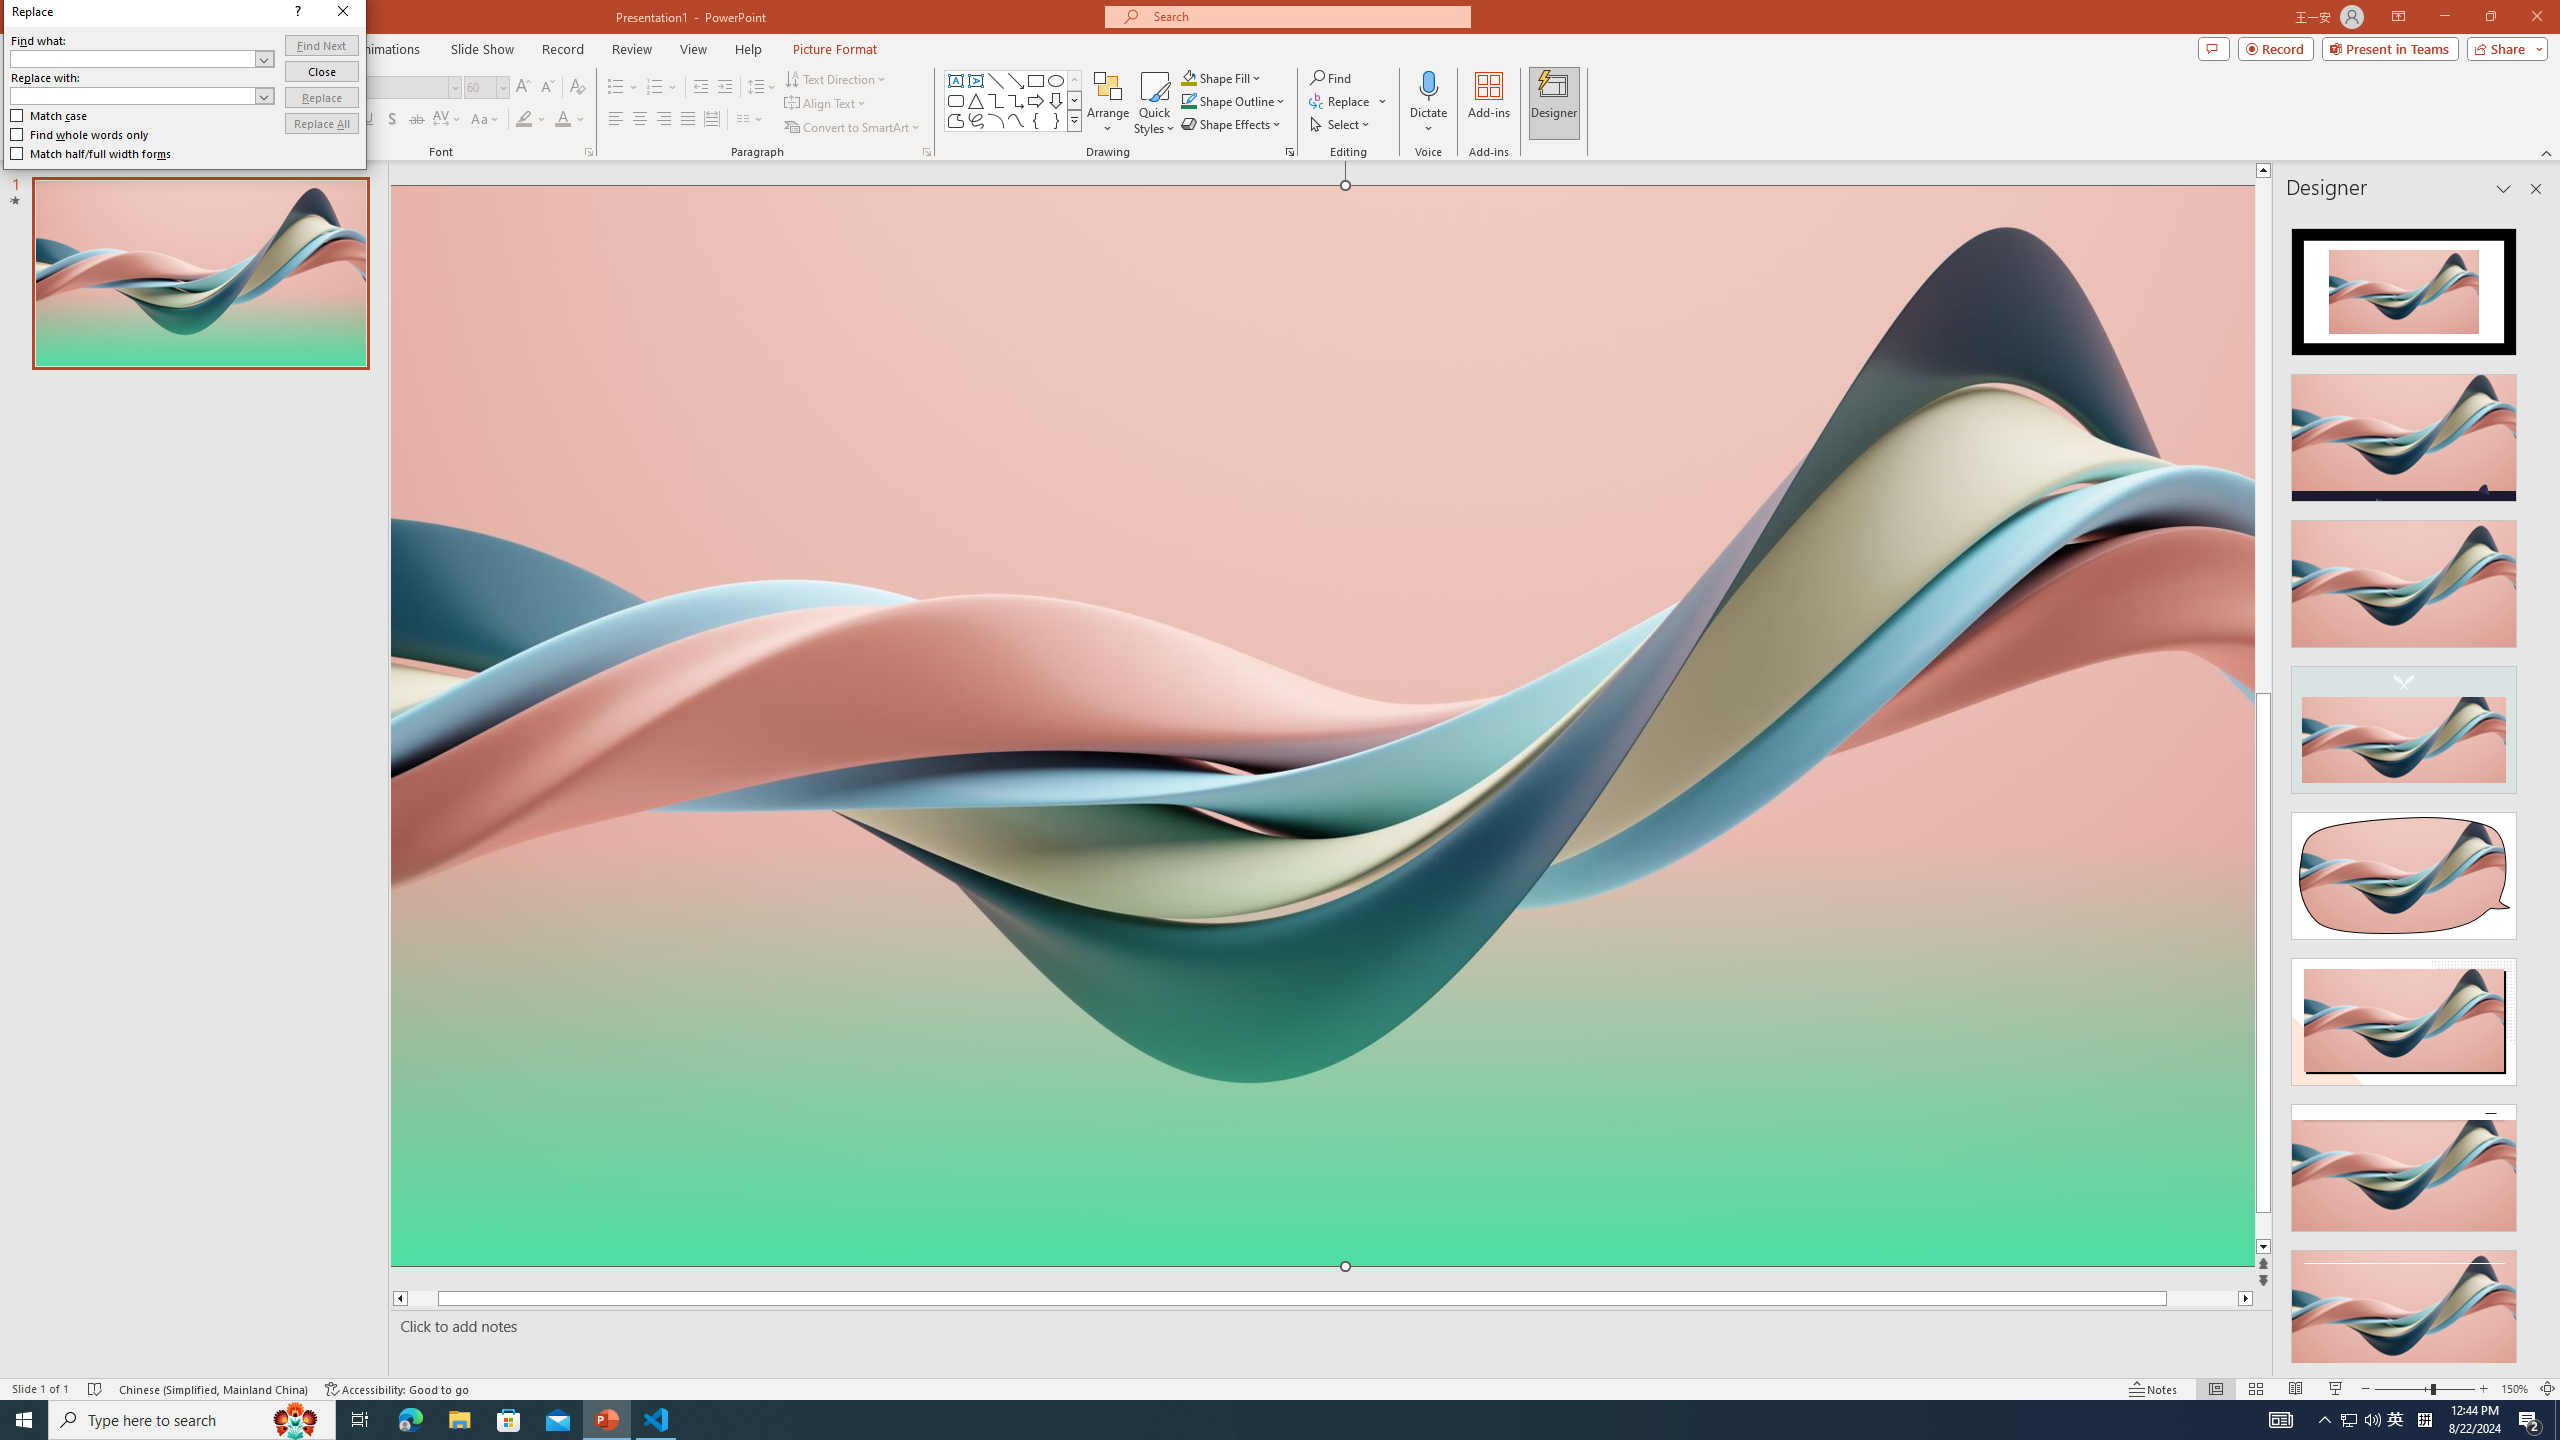 The width and height of the screenshot is (2560, 1440). I want to click on 'Font Color Red', so click(562, 118).